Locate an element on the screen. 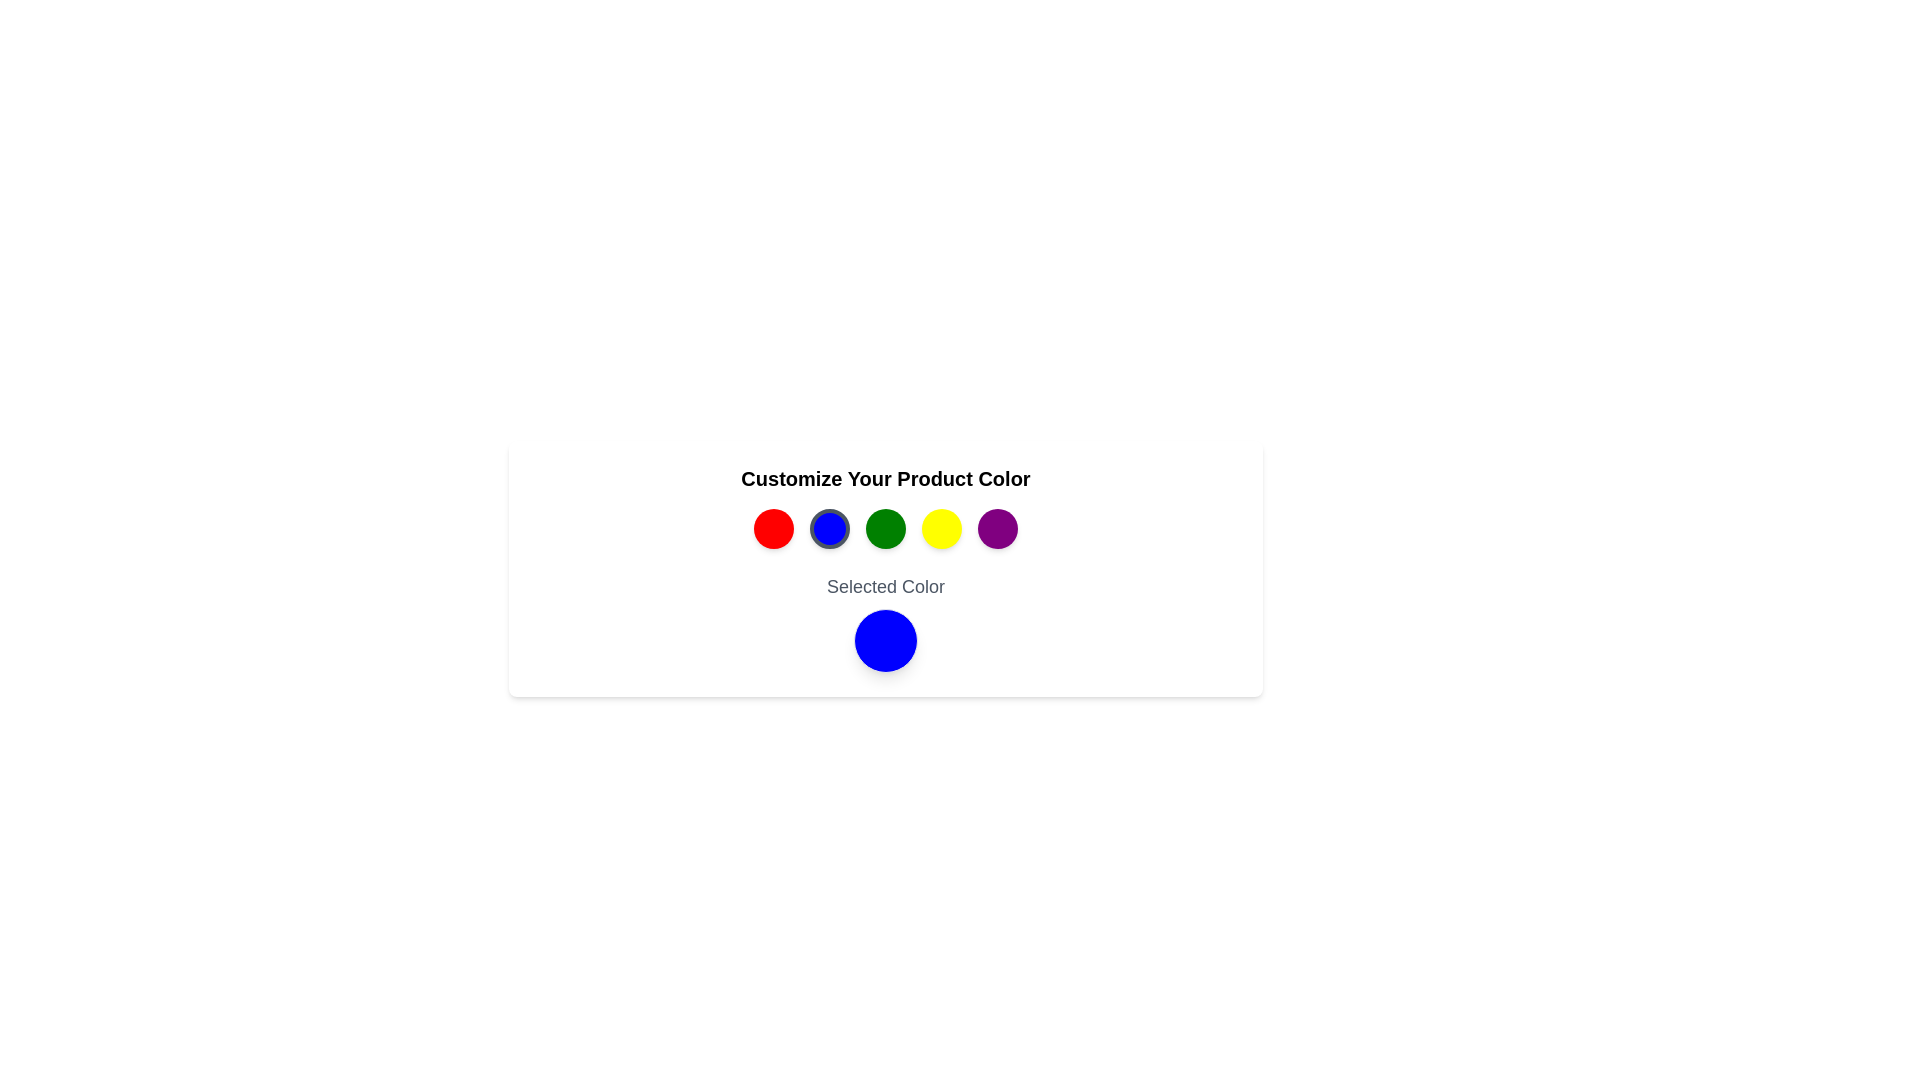  the color button corresponding to yellow is located at coordinates (940, 527).